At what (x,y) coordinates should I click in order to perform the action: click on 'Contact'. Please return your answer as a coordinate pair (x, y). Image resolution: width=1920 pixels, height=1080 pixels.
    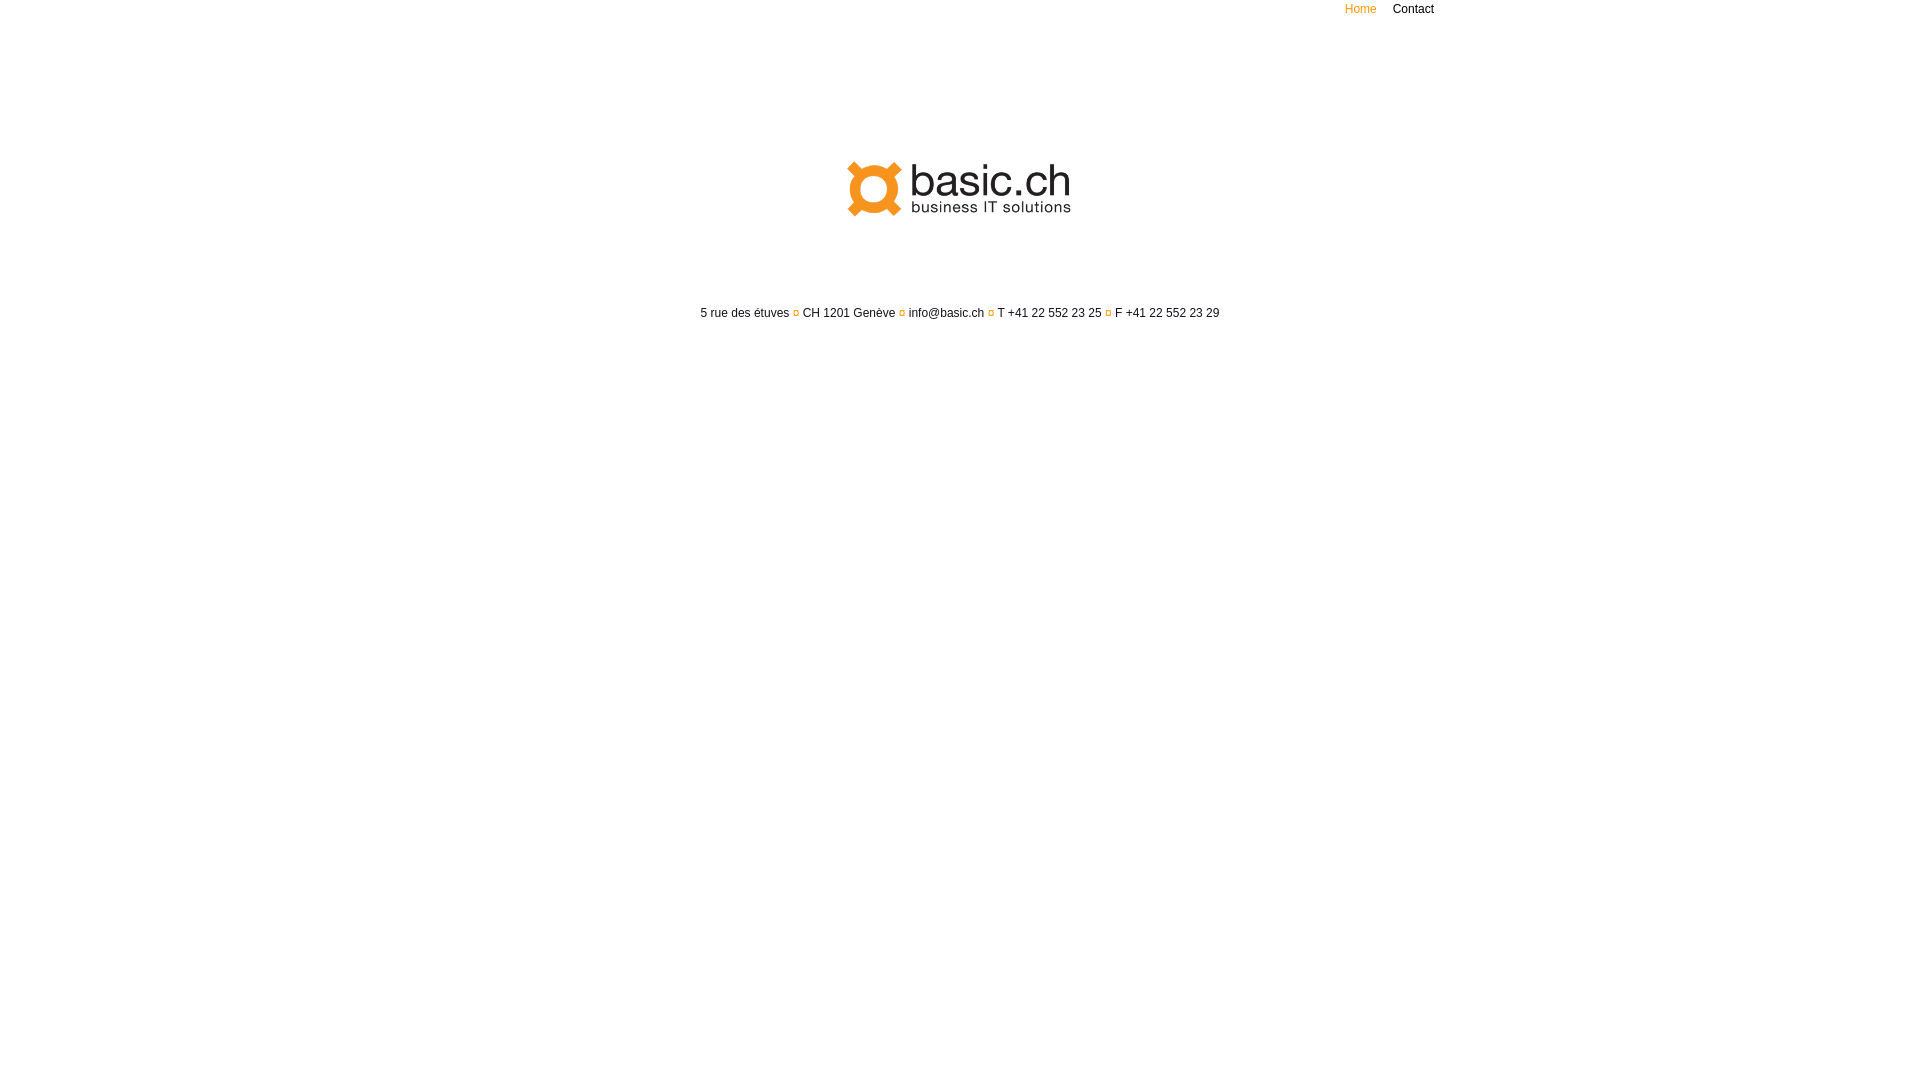
    Looking at the image, I should click on (1412, 8).